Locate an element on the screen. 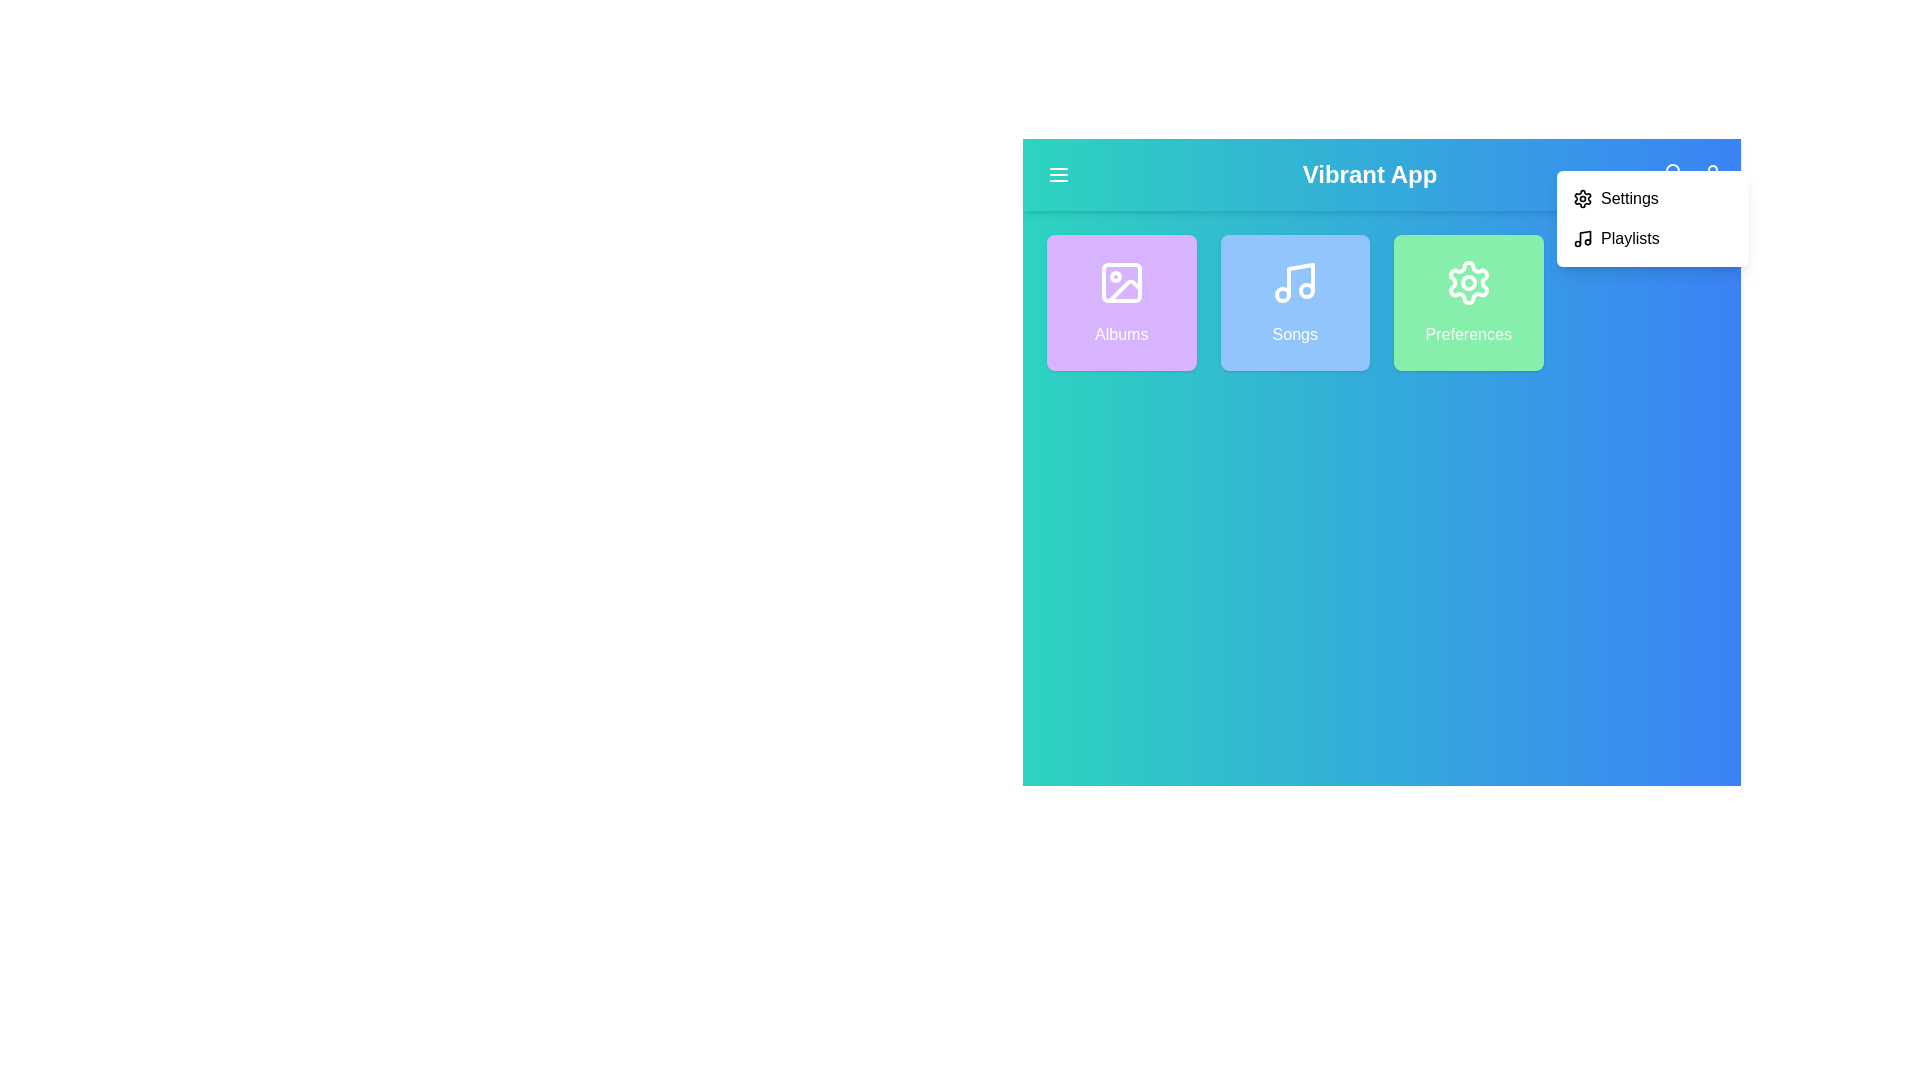  the title text 'Vibrant App' for copying is located at coordinates (1368, 173).